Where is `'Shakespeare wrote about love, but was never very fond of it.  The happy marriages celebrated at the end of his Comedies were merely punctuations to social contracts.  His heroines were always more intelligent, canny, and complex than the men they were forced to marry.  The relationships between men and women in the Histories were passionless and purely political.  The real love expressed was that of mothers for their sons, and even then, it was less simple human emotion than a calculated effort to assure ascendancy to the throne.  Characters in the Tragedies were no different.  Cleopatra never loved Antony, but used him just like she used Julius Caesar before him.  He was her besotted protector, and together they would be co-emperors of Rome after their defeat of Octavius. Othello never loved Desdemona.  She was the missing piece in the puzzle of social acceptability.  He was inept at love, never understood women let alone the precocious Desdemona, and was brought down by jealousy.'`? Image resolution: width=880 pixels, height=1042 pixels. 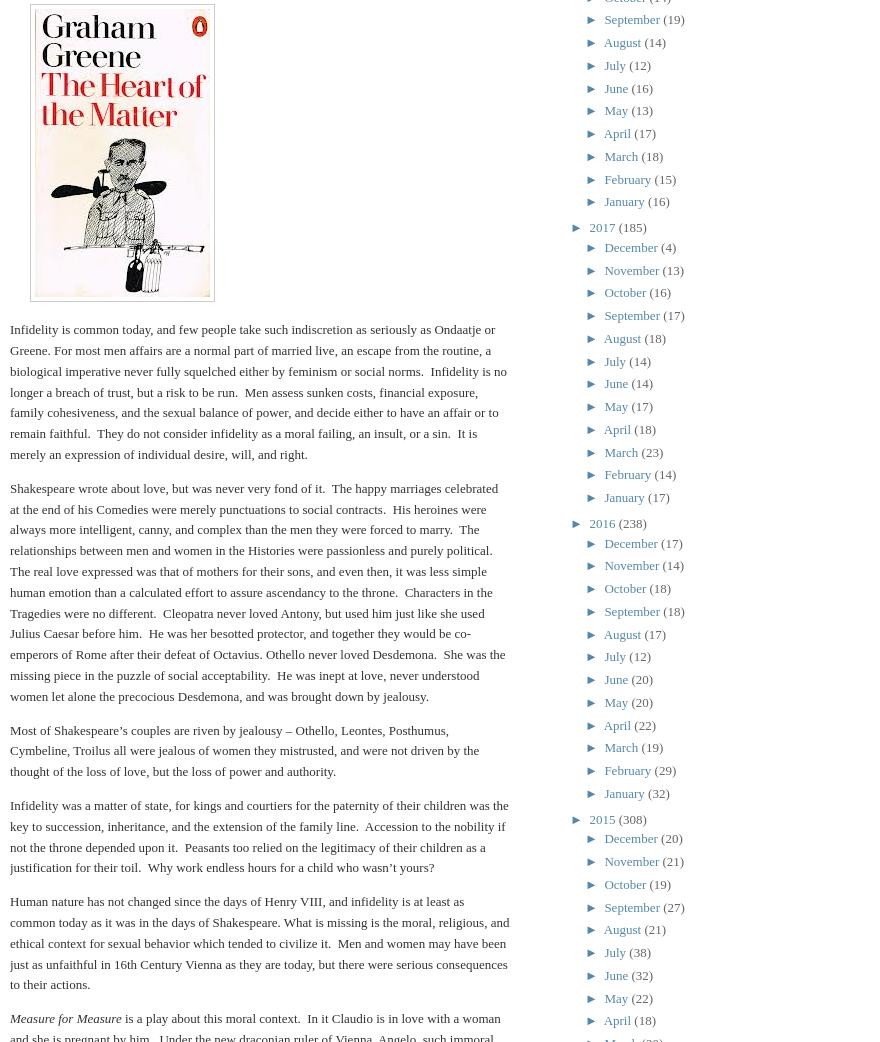 'Shakespeare wrote about love, but was never very fond of it.  The happy marriages celebrated at the end of his Comedies were merely punctuations to social contracts.  His heroines were always more intelligent, canny, and complex than the men they were forced to marry.  The relationships between men and women in the Histories were passionless and purely political.  The real love expressed was that of mothers for their sons, and even then, it was less simple human emotion than a calculated effort to assure ascendancy to the throne.  Characters in the Tragedies were no different.  Cleopatra never loved Antony, but used him just like she used Julius Caesar before him.  He was her besotted protector, and together they would be co-emperors of Rome after their defeat of Octavius. Othello never loved Desdemona.  She was the missing piece in the puzzle of social acceptability.  He was inept at love, never understood women let alone the precocious Desdemona, and was brought down by jealousy.' is located at coordinates (9, 590).